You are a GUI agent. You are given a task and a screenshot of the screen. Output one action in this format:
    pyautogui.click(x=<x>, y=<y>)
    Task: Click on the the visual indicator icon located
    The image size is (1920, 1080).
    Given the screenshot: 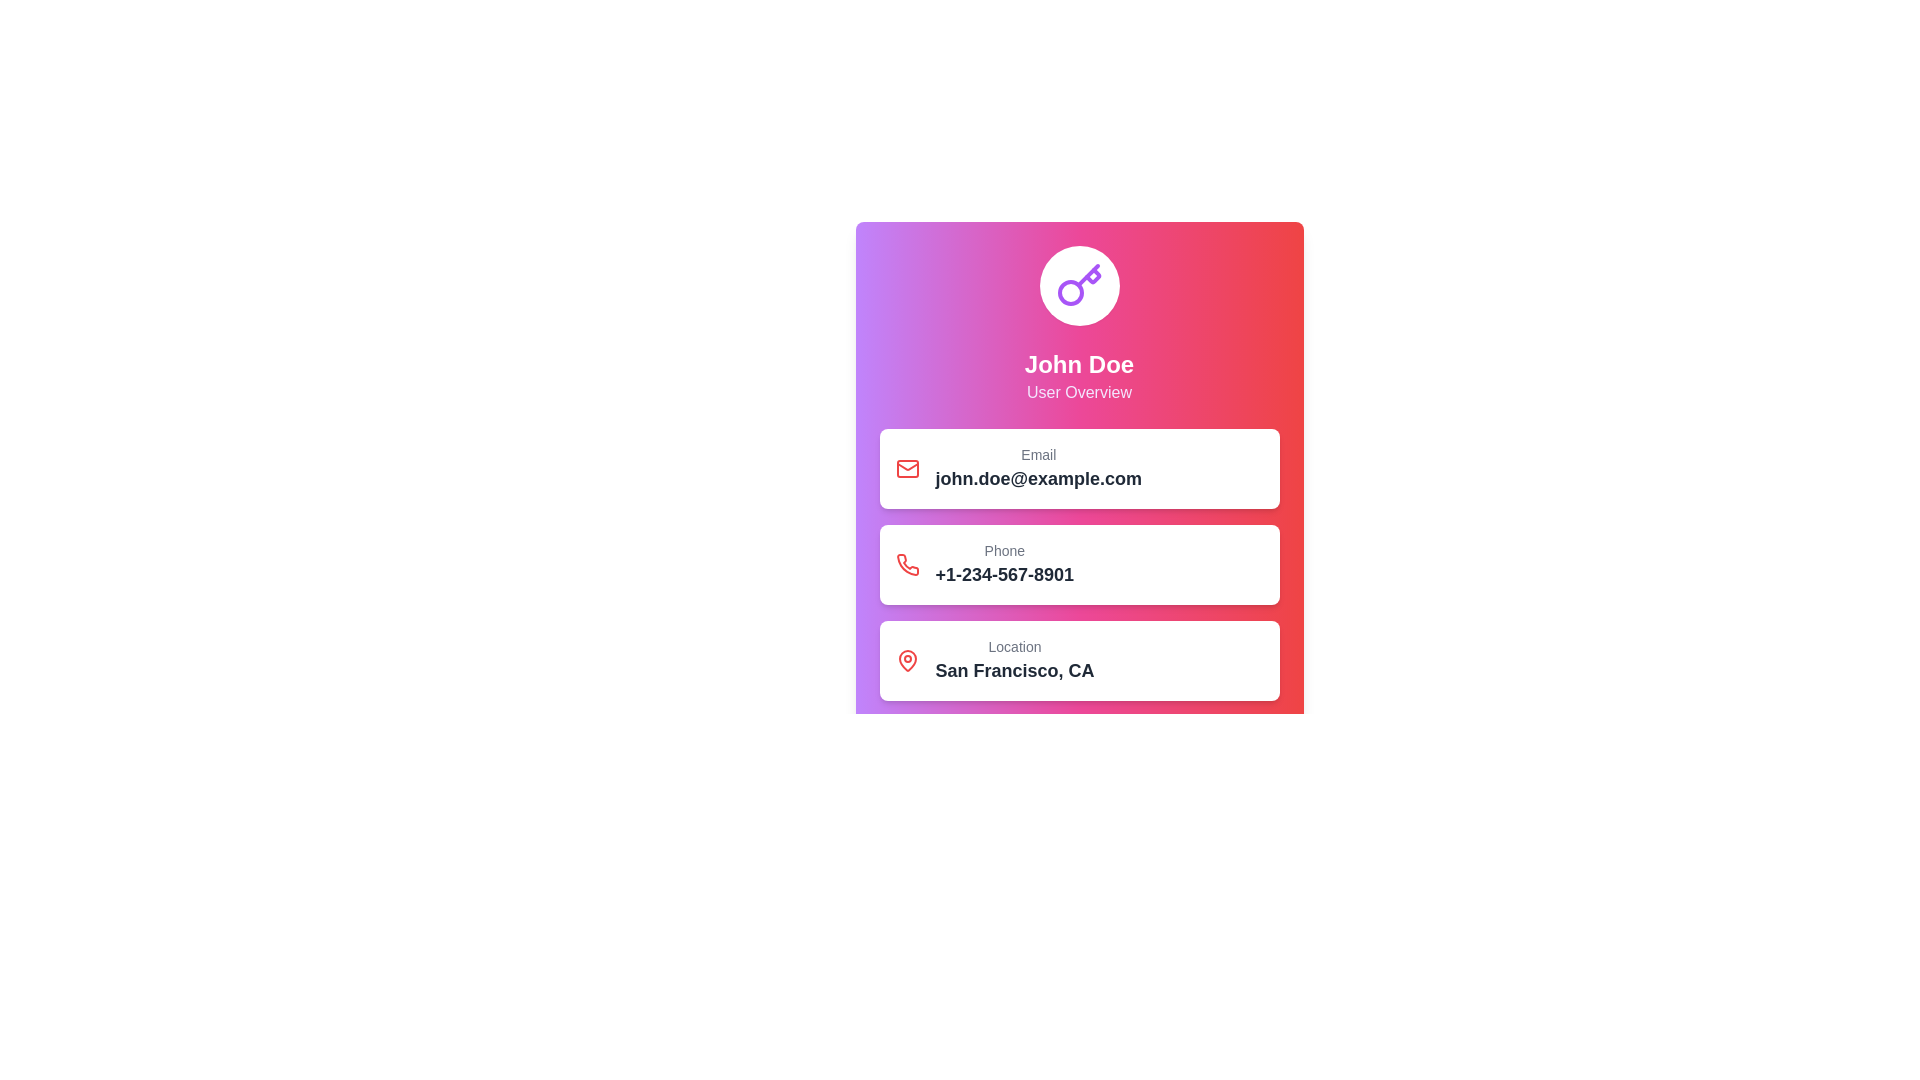 What is the action you would take?
    pyautogui.click(x=906, y=564)
    